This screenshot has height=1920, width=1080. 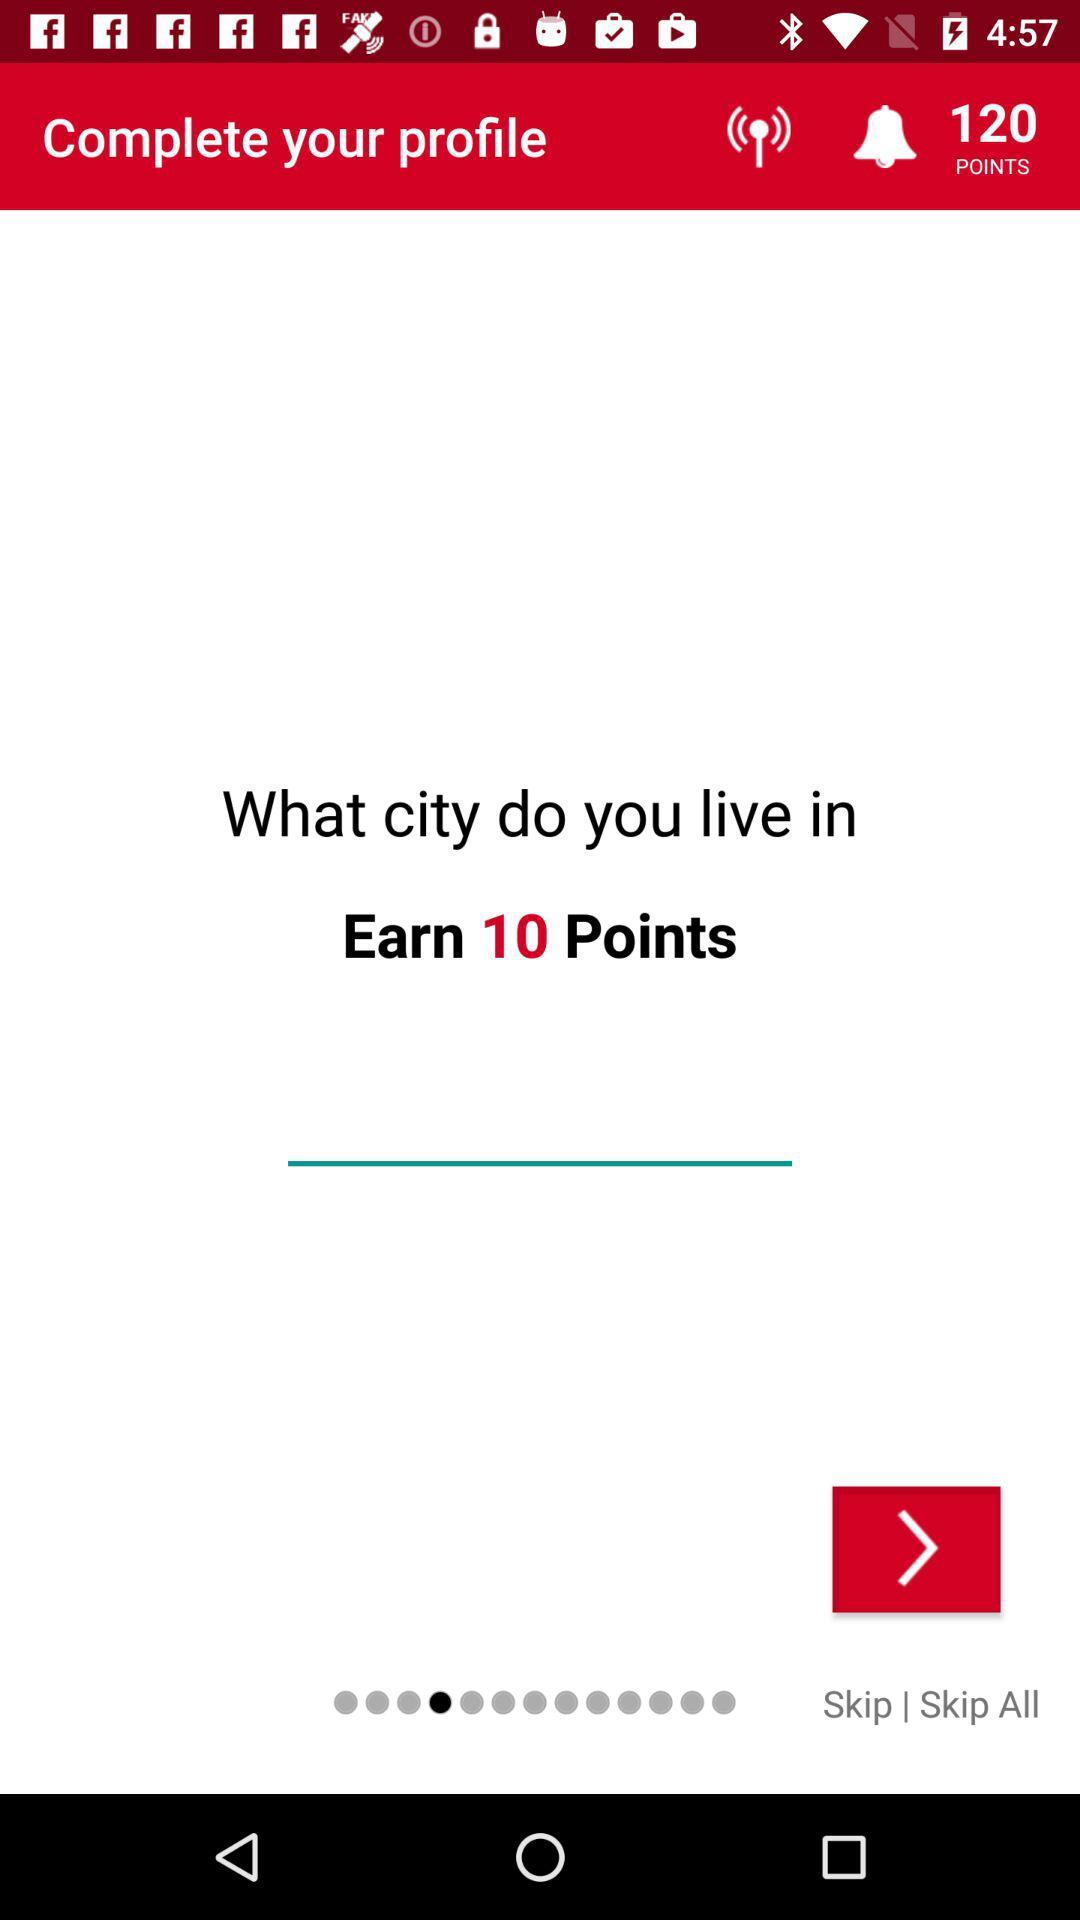 I want to click on item below the what city do, so click(x=916, y=1548).